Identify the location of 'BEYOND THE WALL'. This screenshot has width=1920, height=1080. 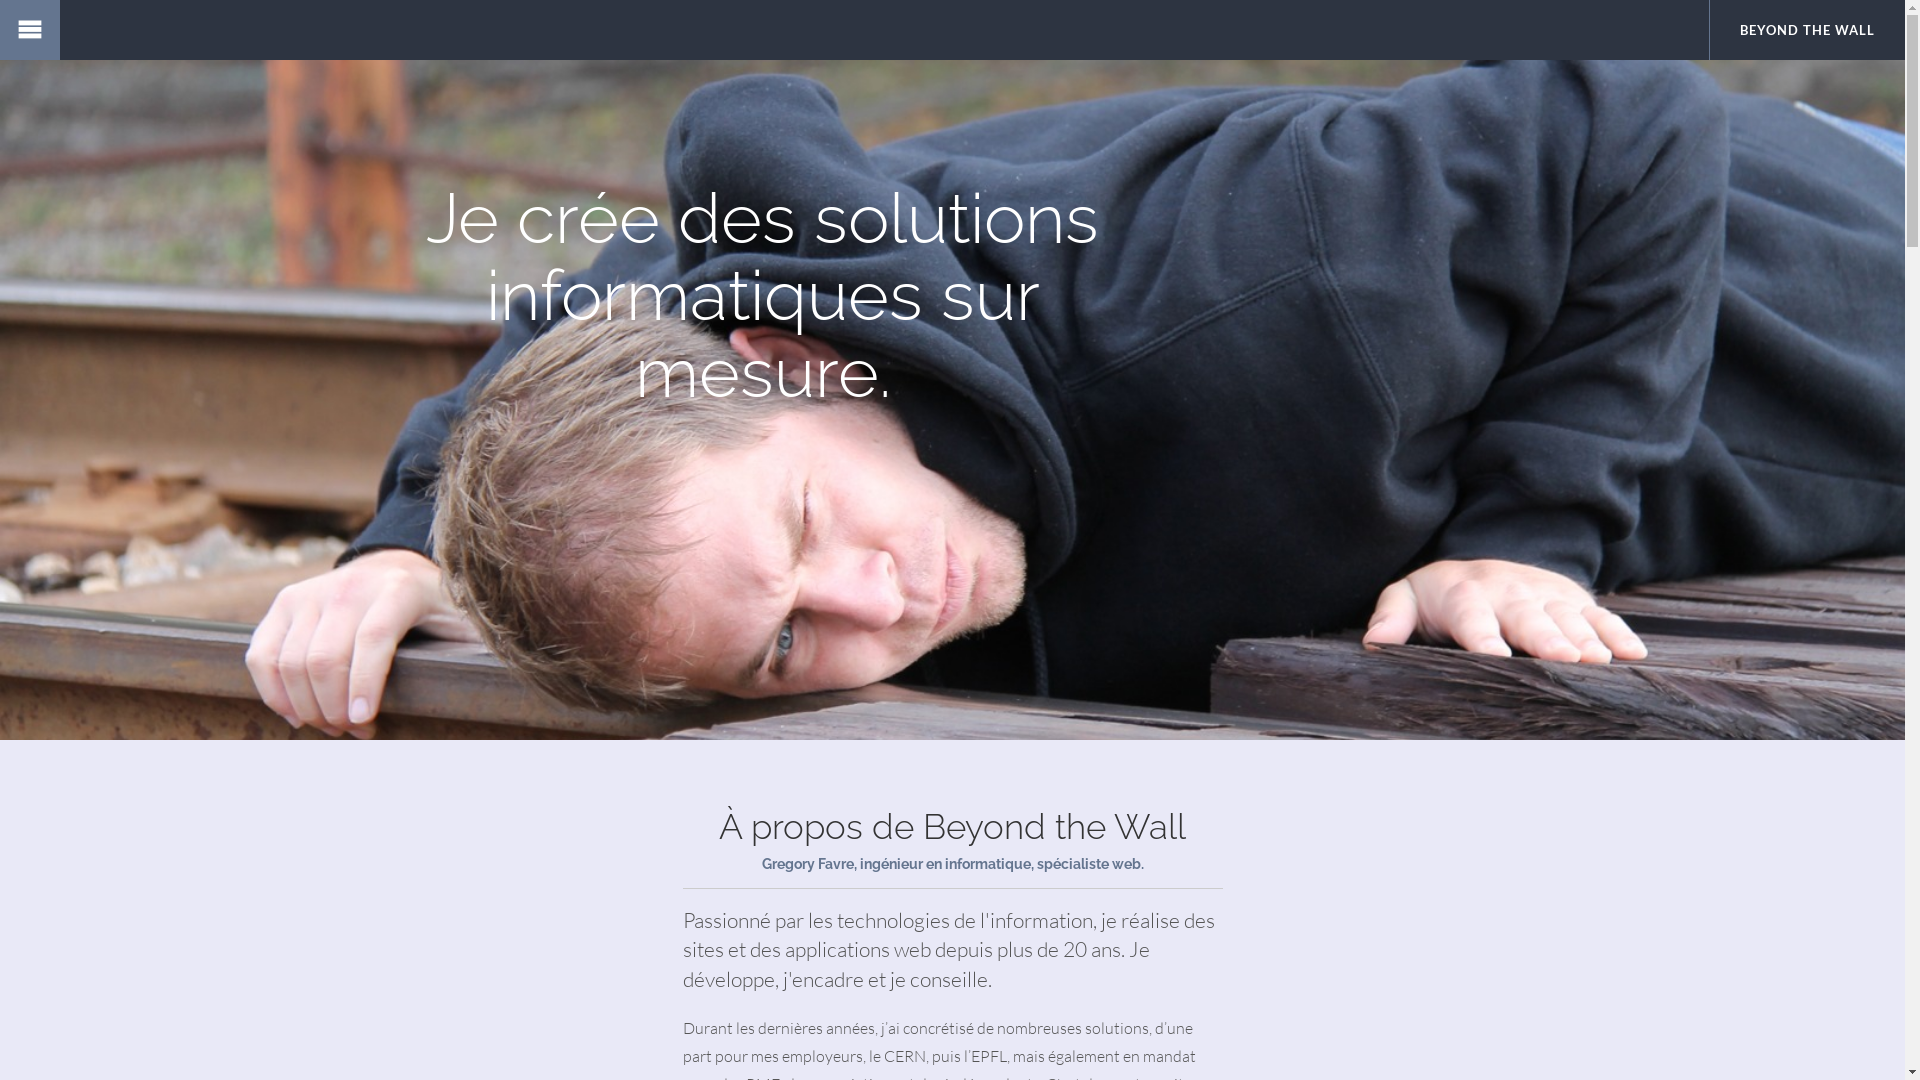
(1807, 30).